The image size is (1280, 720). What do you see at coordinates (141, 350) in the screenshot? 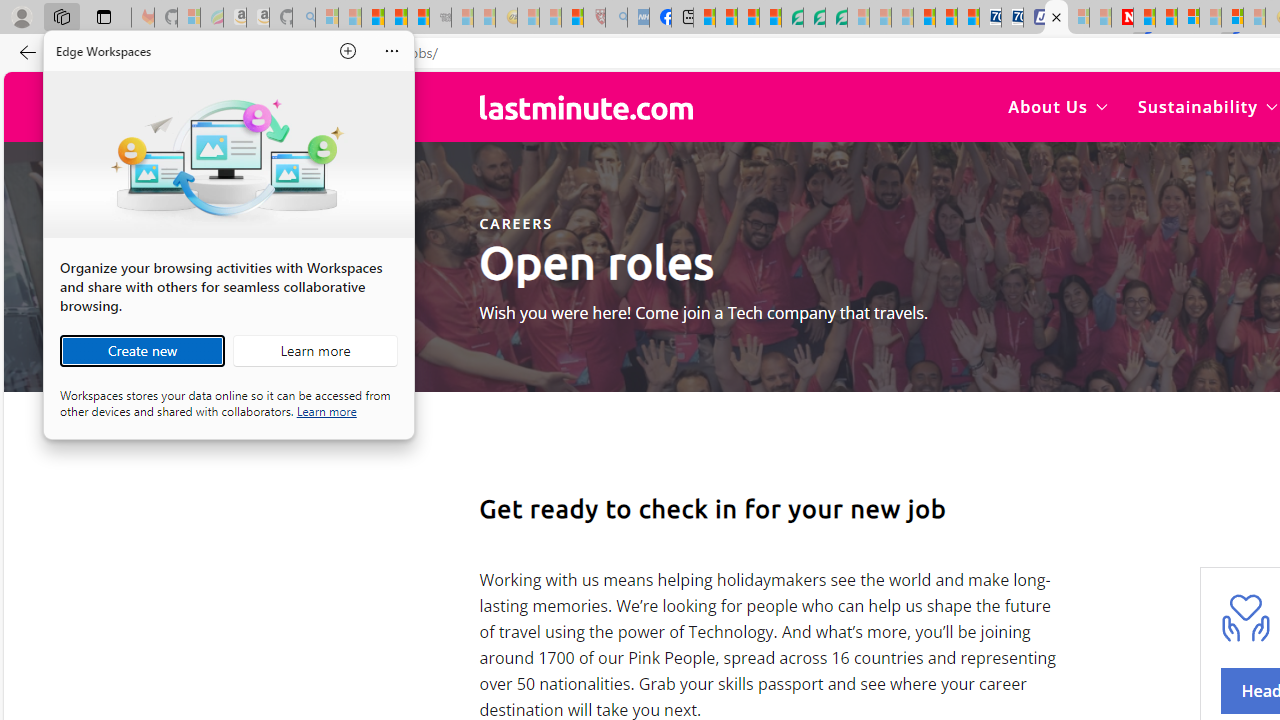
I see `'Create new workspace'` at bounding box center [141, 350].